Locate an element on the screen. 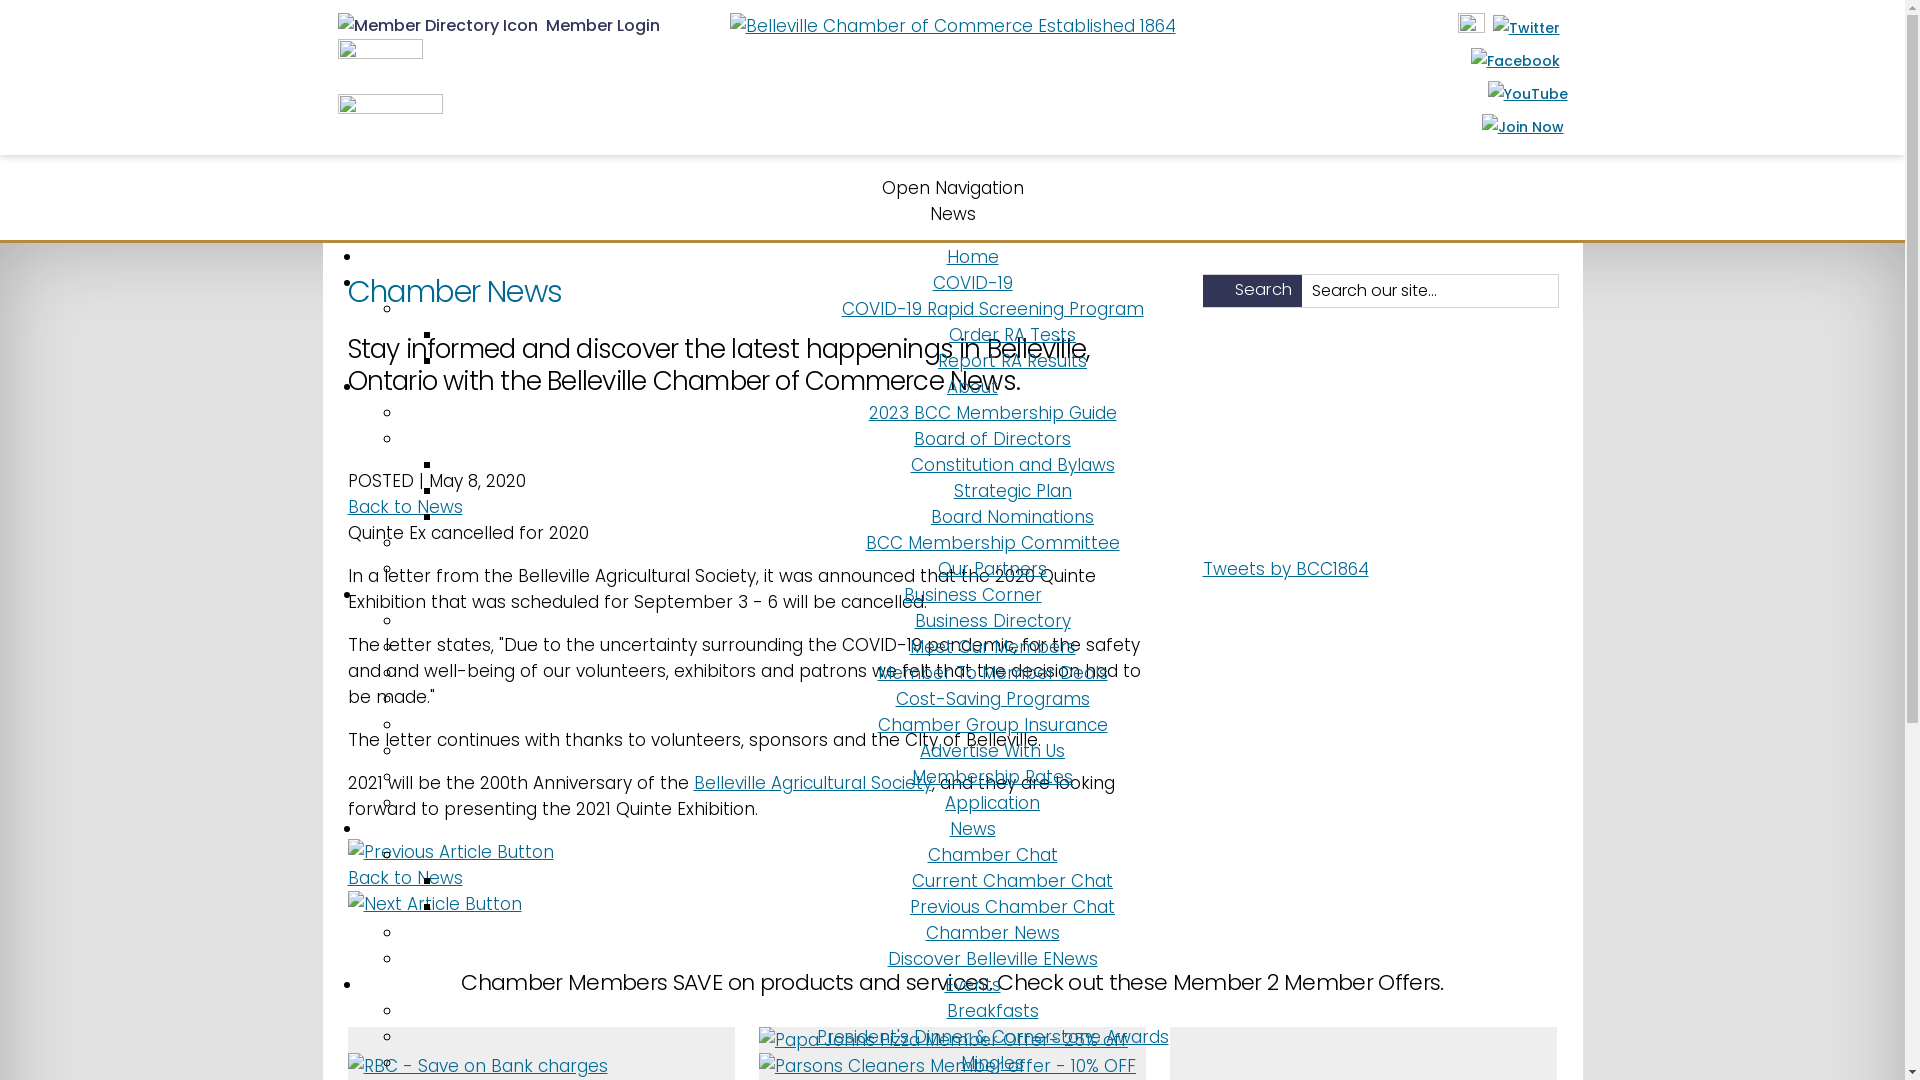 This screenshot has width=1920, height=1080. 'COVID-19 Rapid Screening Program' is located at coordinates (993, 308).